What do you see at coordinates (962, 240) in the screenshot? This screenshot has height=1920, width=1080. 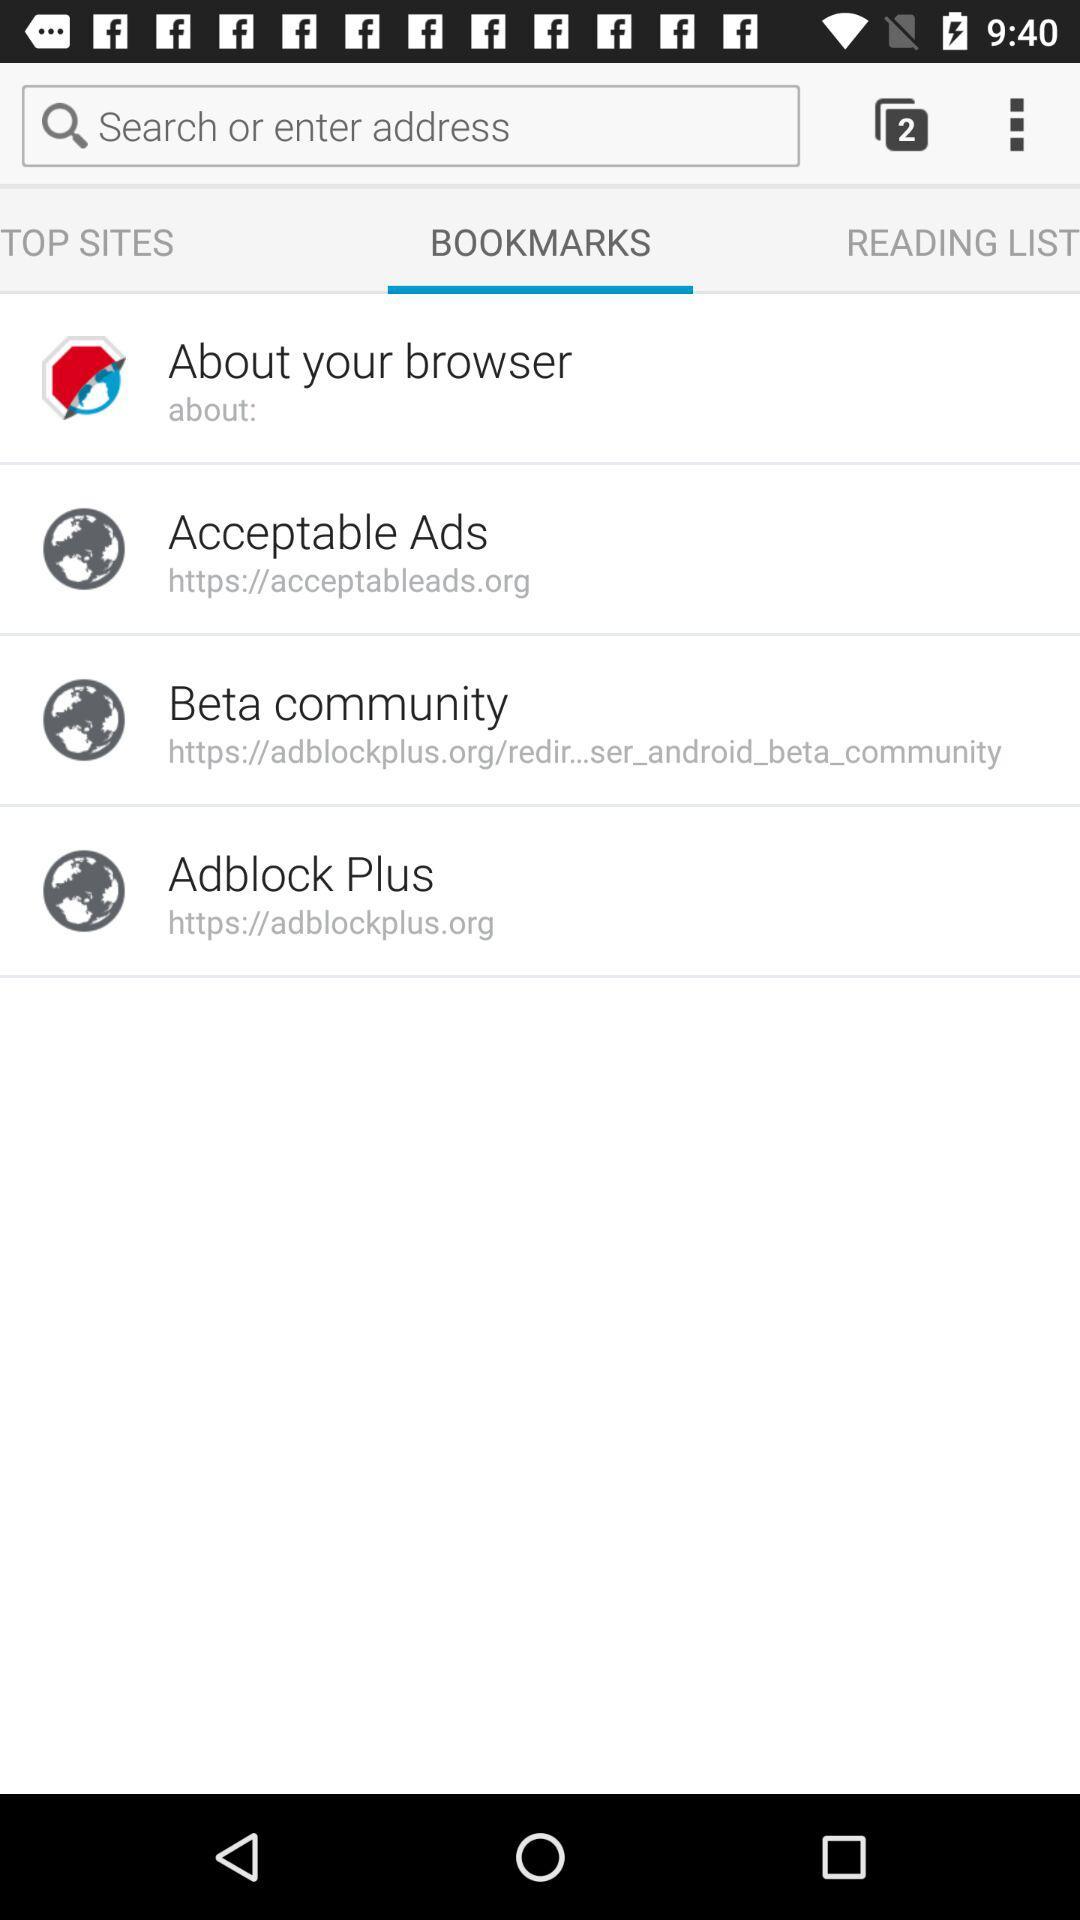 I see `reading list` at bounding box center [962, 240].